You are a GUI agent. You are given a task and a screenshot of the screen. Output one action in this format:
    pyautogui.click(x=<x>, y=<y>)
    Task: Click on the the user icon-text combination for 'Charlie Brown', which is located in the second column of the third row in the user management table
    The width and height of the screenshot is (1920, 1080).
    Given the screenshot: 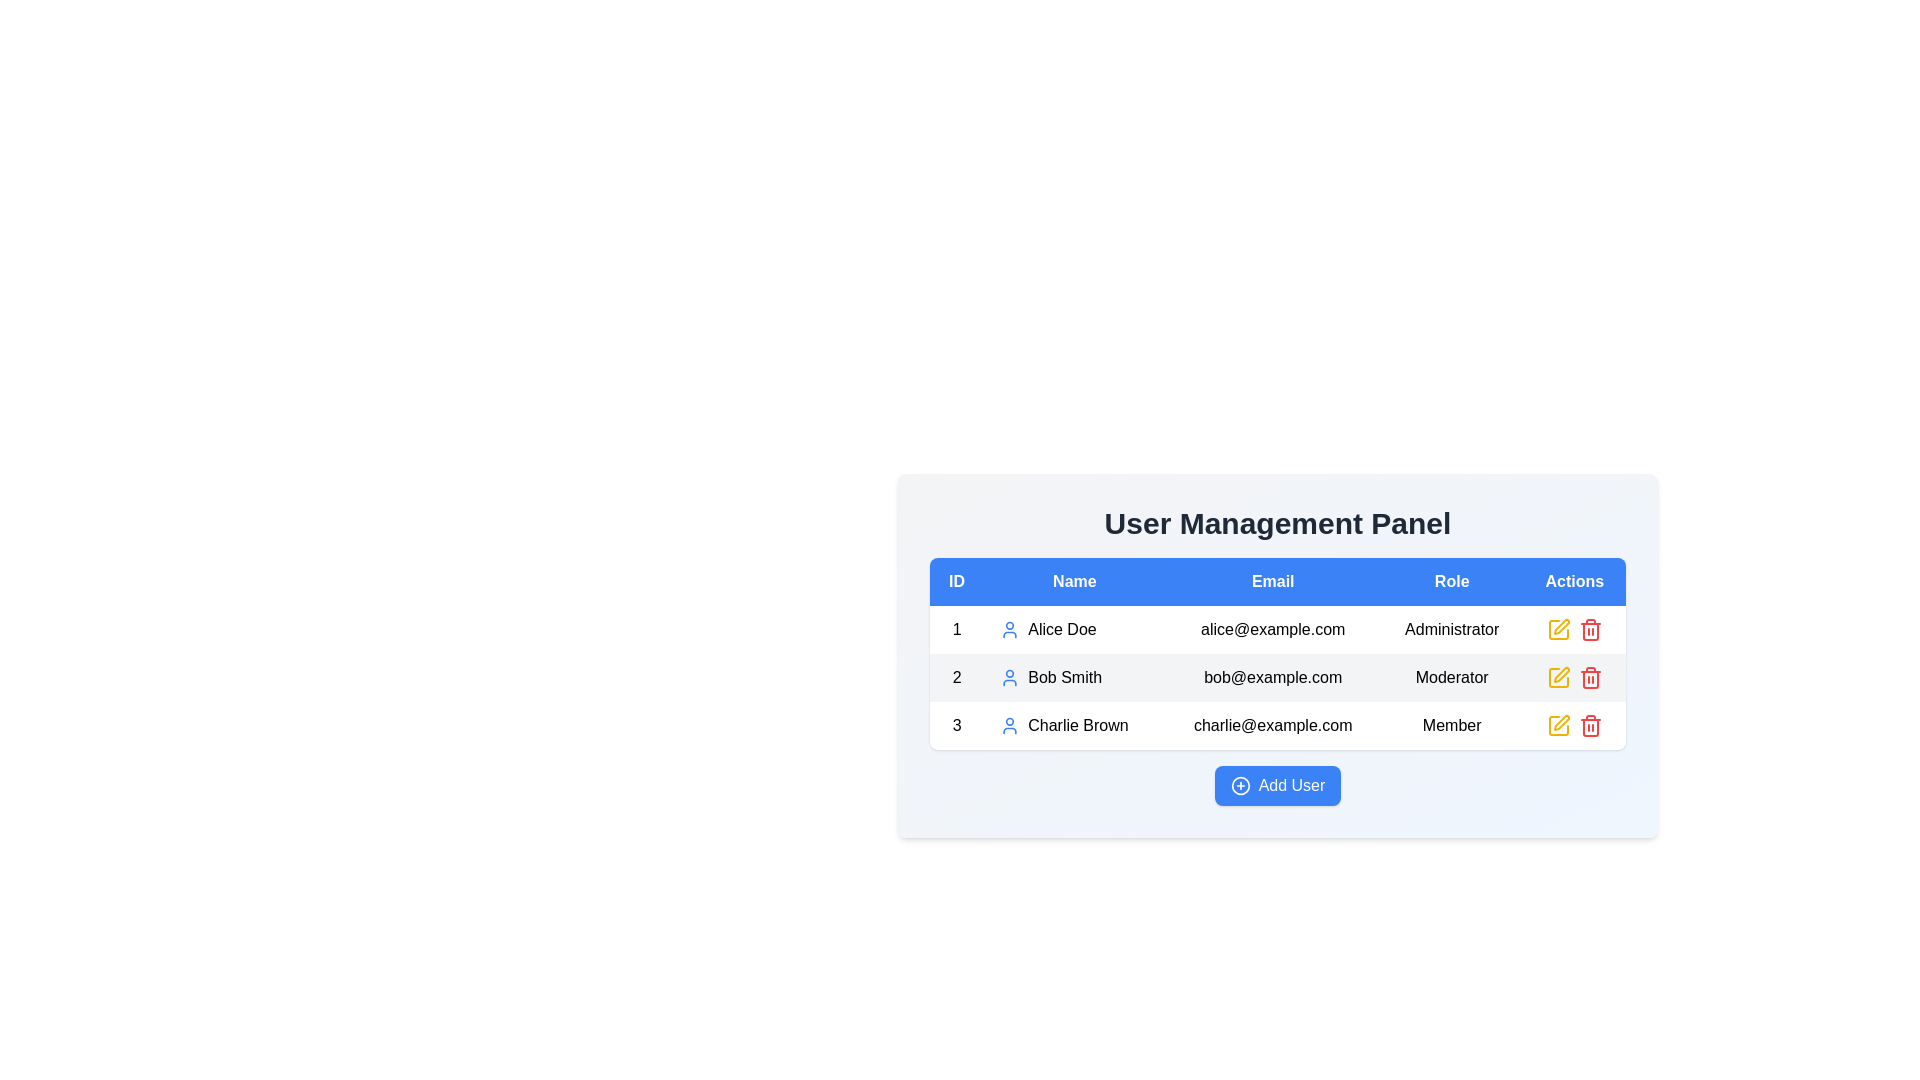 What is the action you would take?
    pyautogui.click(x=1073, y=725)
    